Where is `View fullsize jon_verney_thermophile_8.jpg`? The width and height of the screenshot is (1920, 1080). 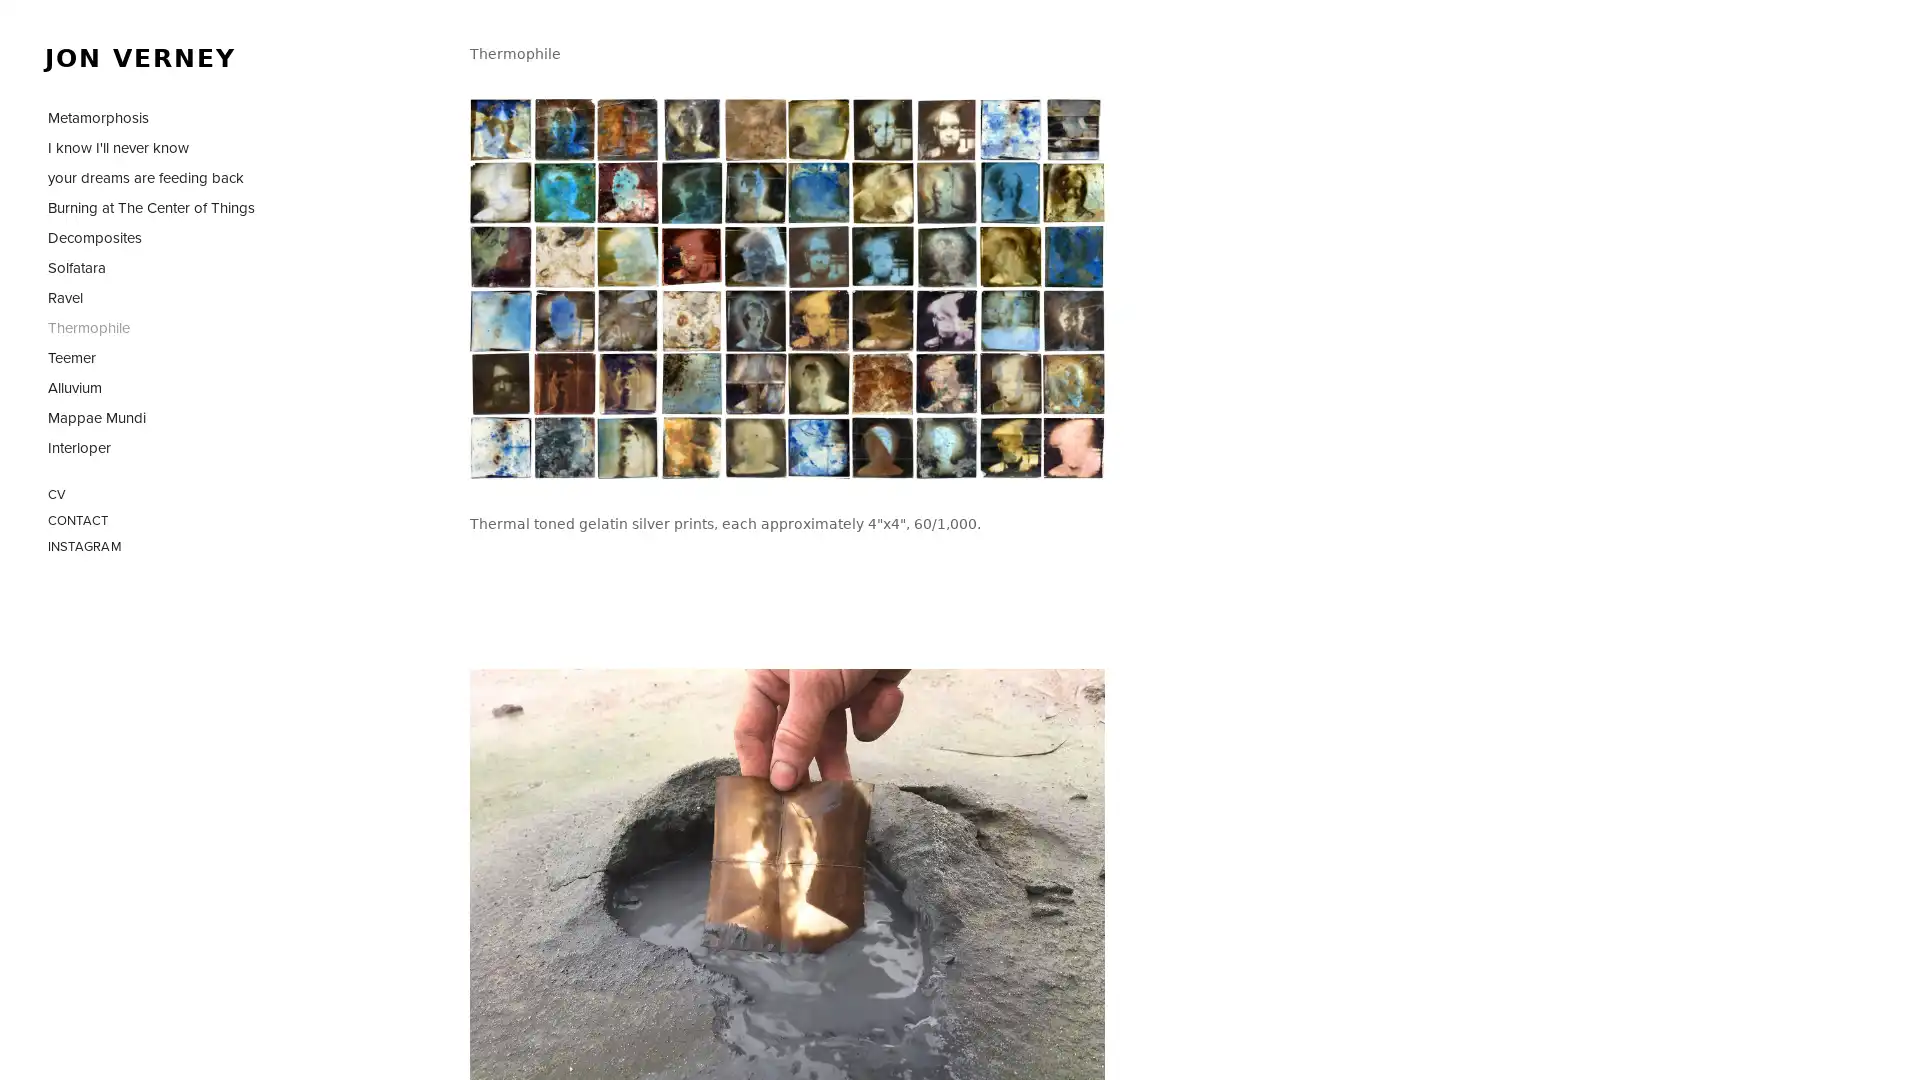 View fullsize jon_verney_thermophile_8.jpg is located at coordinates (691, 192).